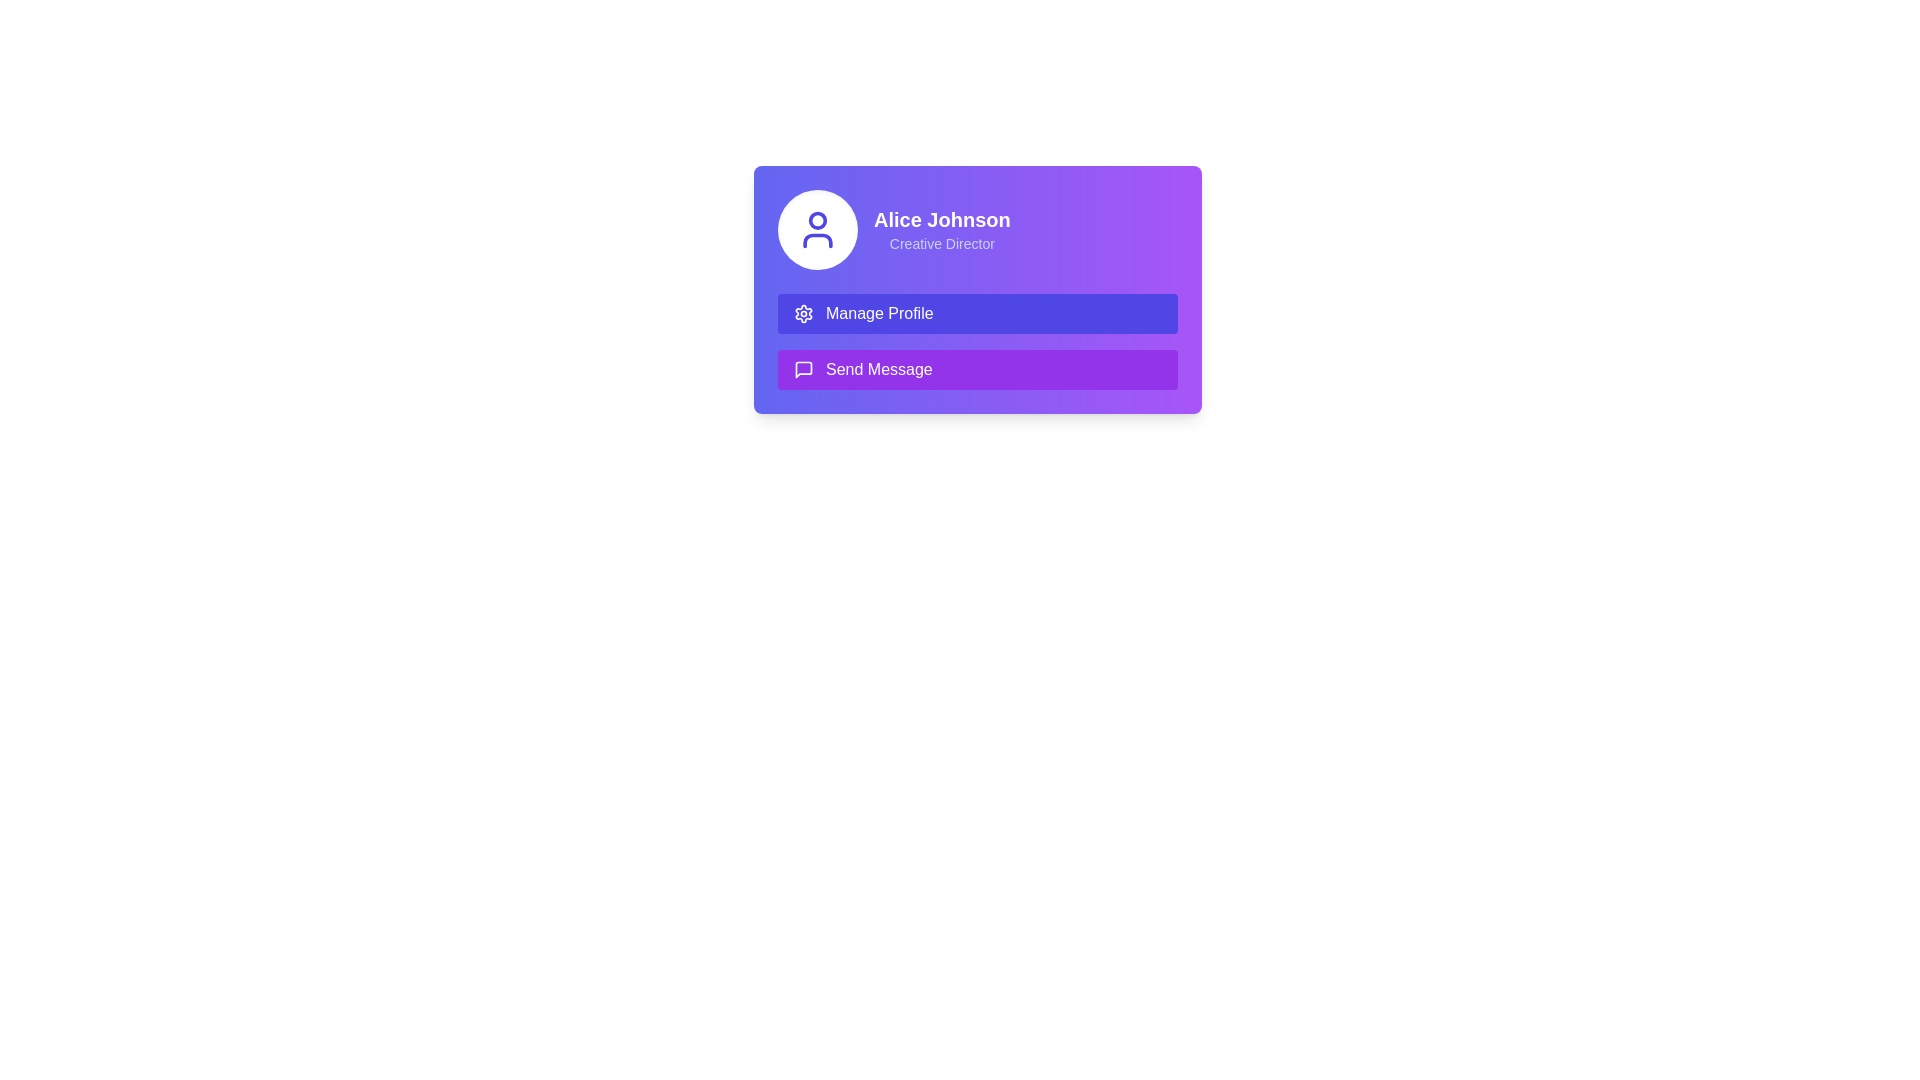 This screenshot has height=1080, width=1920. What do you see at coordinates (817, 229) in the screenshot?
I see `the white circular button with a purple user icon` at bounding box center [817, 229].